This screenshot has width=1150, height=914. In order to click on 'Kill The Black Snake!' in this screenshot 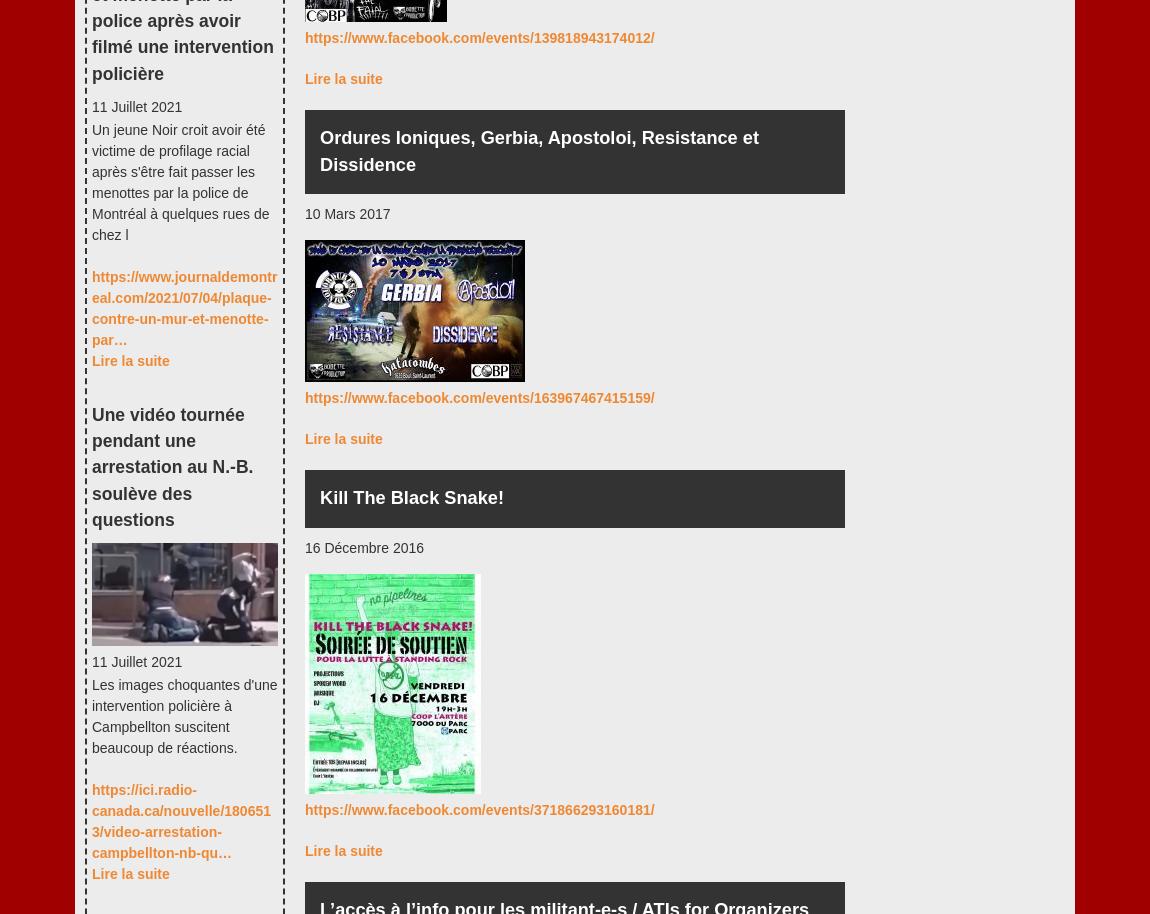, I will do `click(411, 498)`.